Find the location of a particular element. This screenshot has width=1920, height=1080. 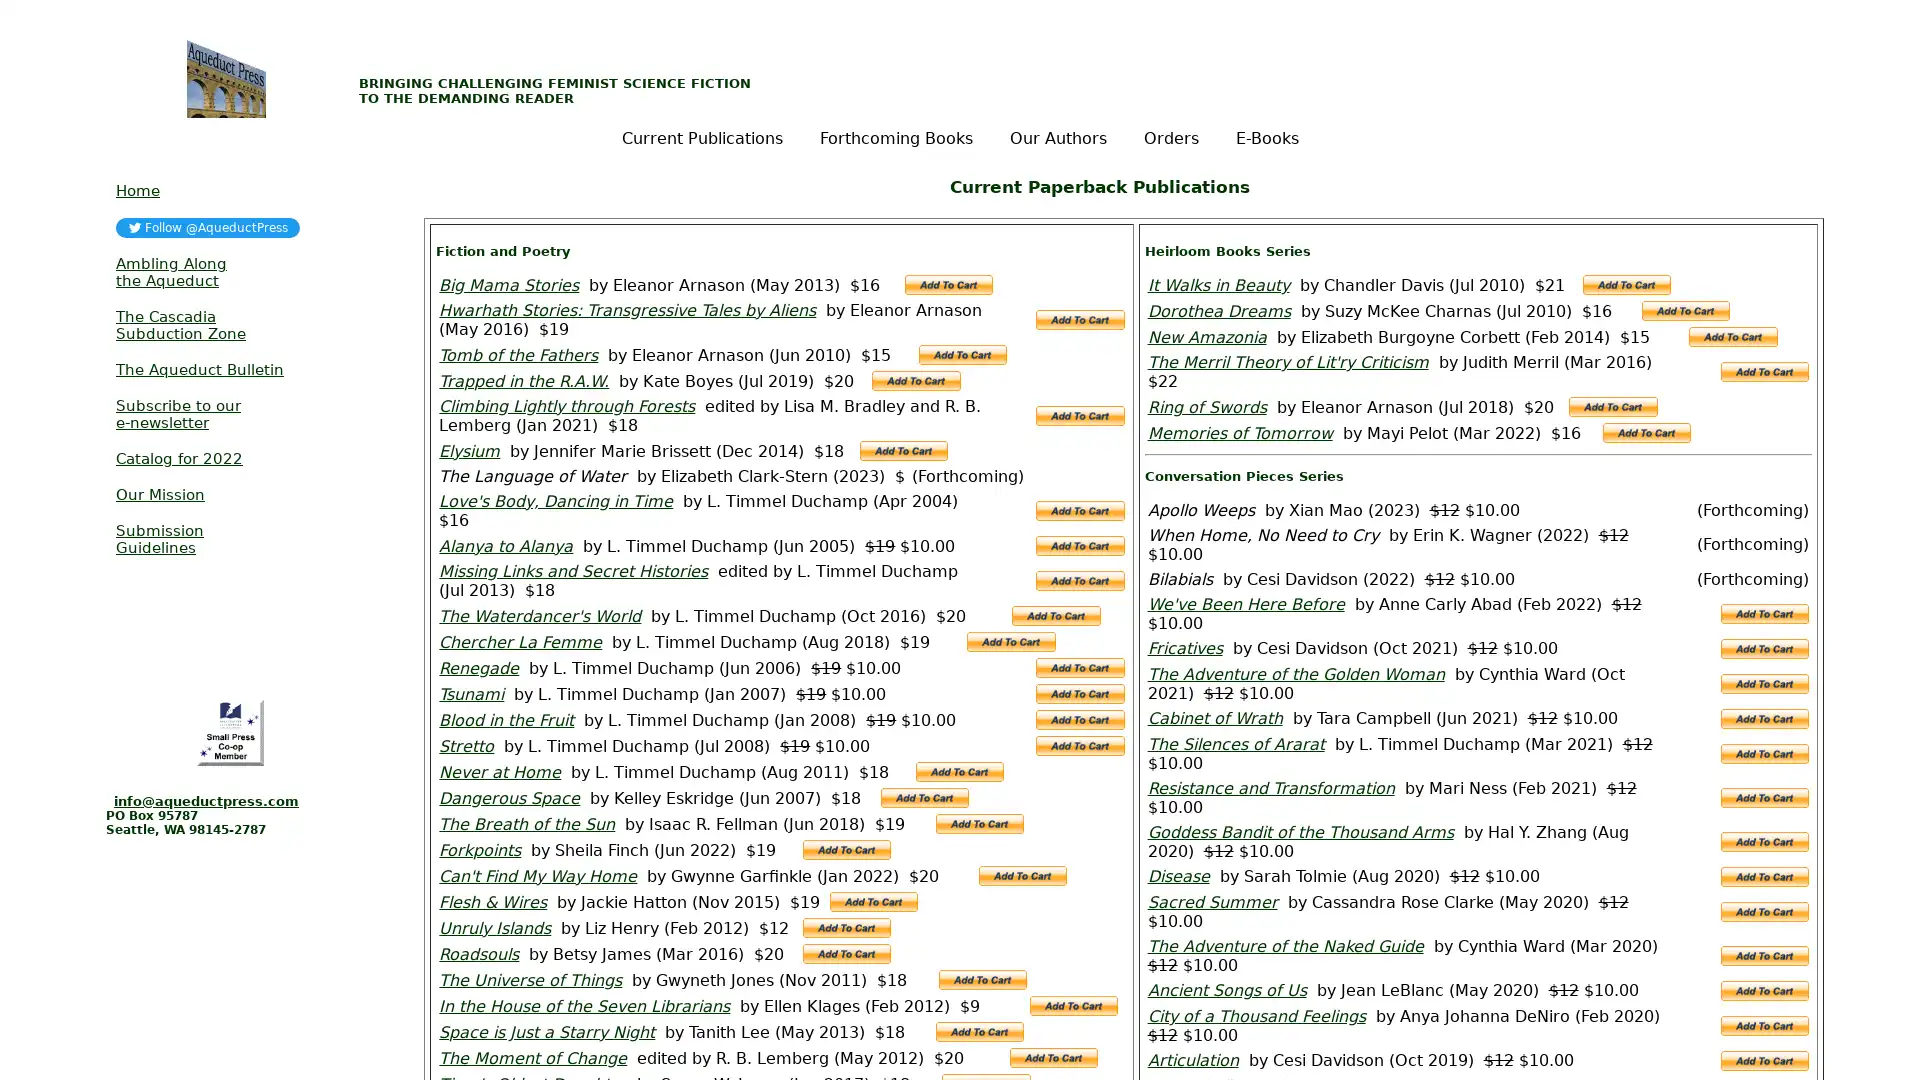

Make payments with PayPal - it\'s fast, free and secure! is located at coordinates (979, 1032).